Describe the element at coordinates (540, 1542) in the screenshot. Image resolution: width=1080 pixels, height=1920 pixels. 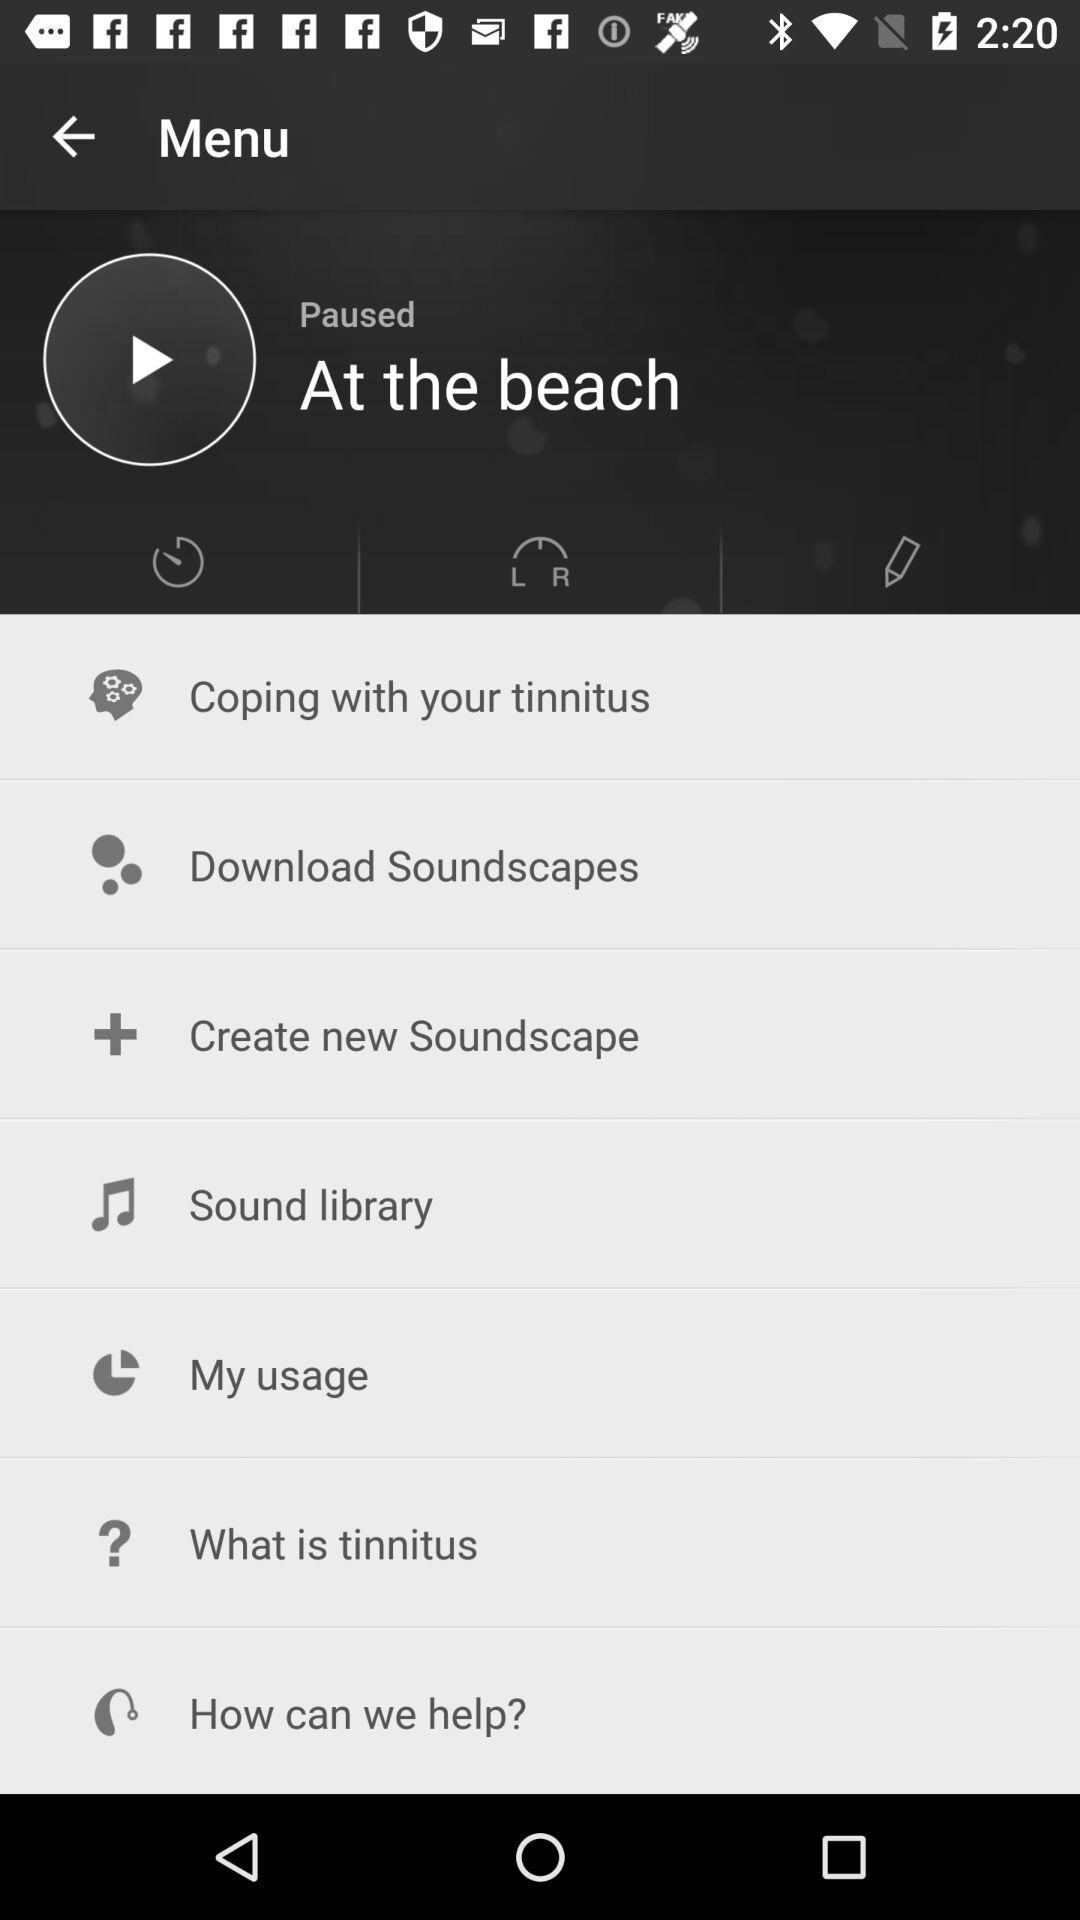
I see `what is tinnitus icon` at that location.